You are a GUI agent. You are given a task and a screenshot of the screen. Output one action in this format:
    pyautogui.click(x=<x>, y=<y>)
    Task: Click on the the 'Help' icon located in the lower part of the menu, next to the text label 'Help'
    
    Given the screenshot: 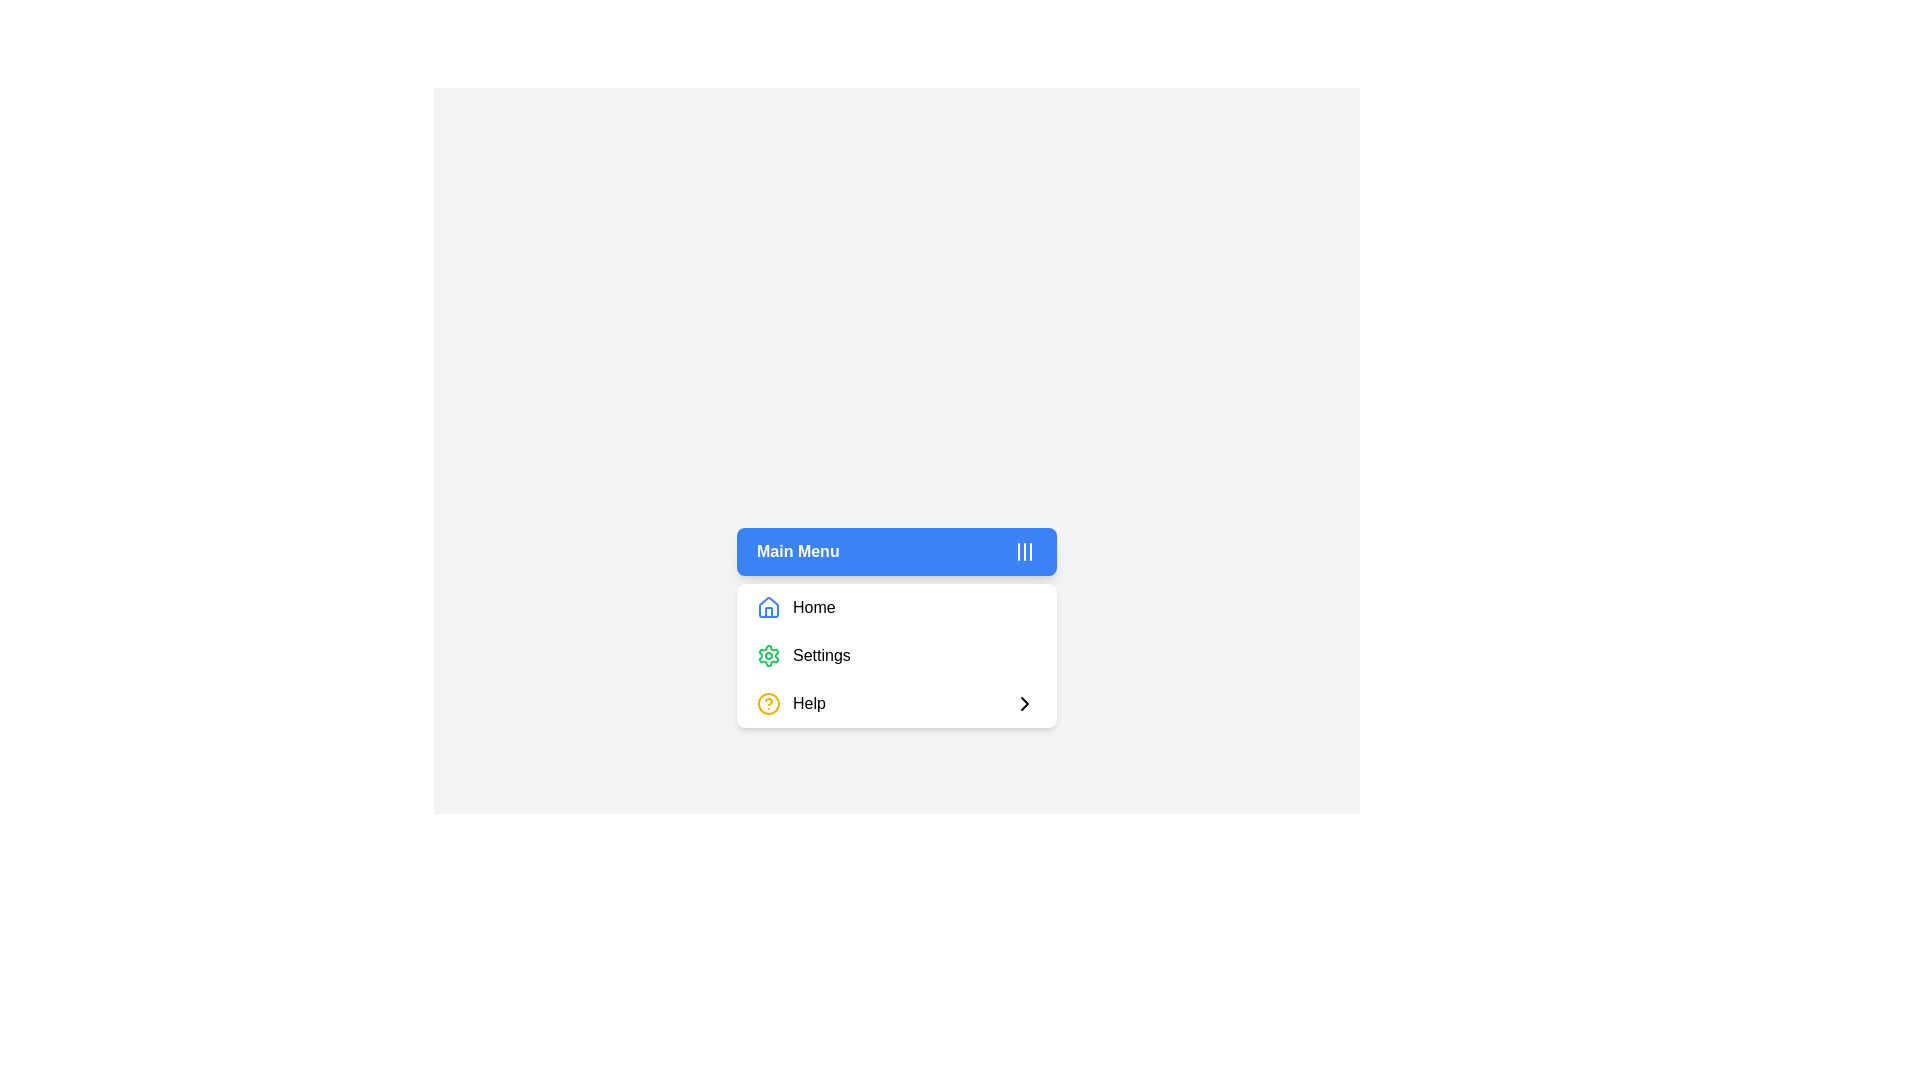 What is the action you would take?
    pyautogui.click(x=767, y=703)
    